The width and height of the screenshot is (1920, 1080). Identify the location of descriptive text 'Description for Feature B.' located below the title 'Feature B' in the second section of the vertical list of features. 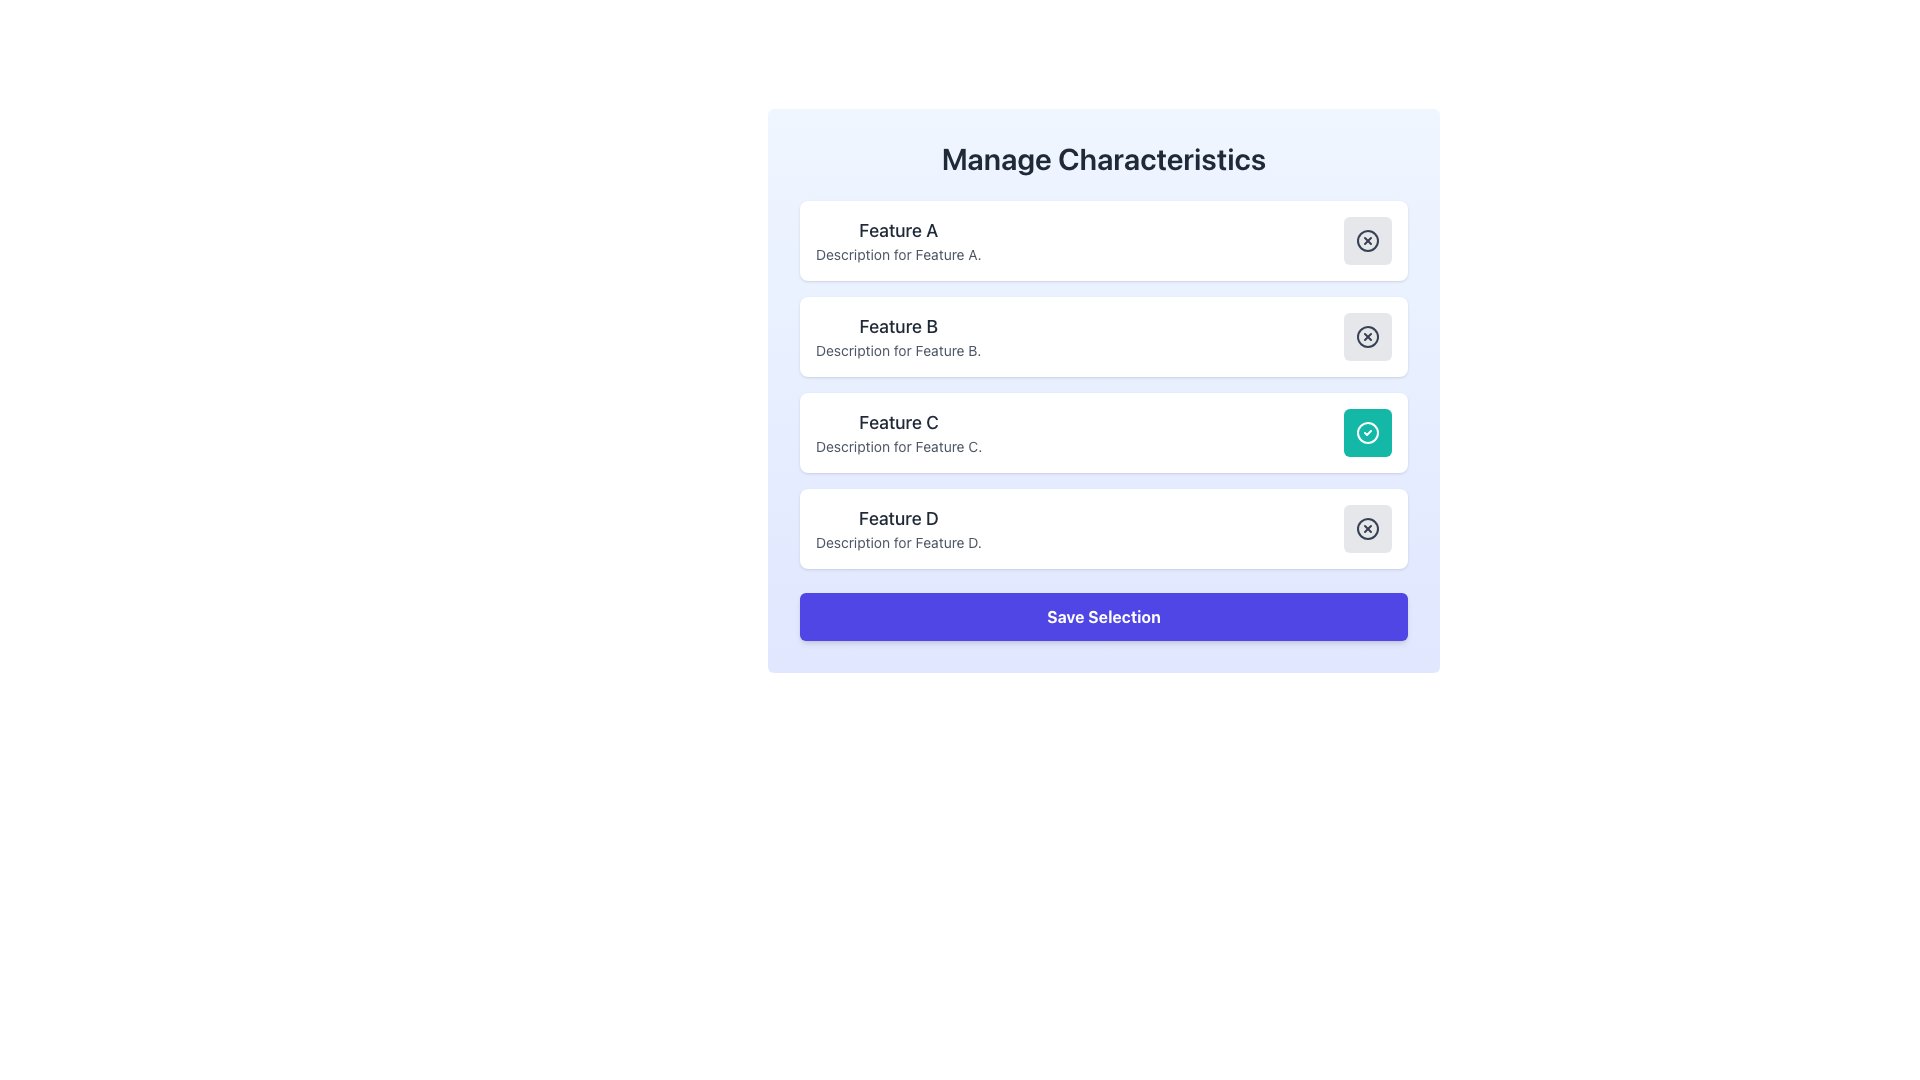
(897, 350).